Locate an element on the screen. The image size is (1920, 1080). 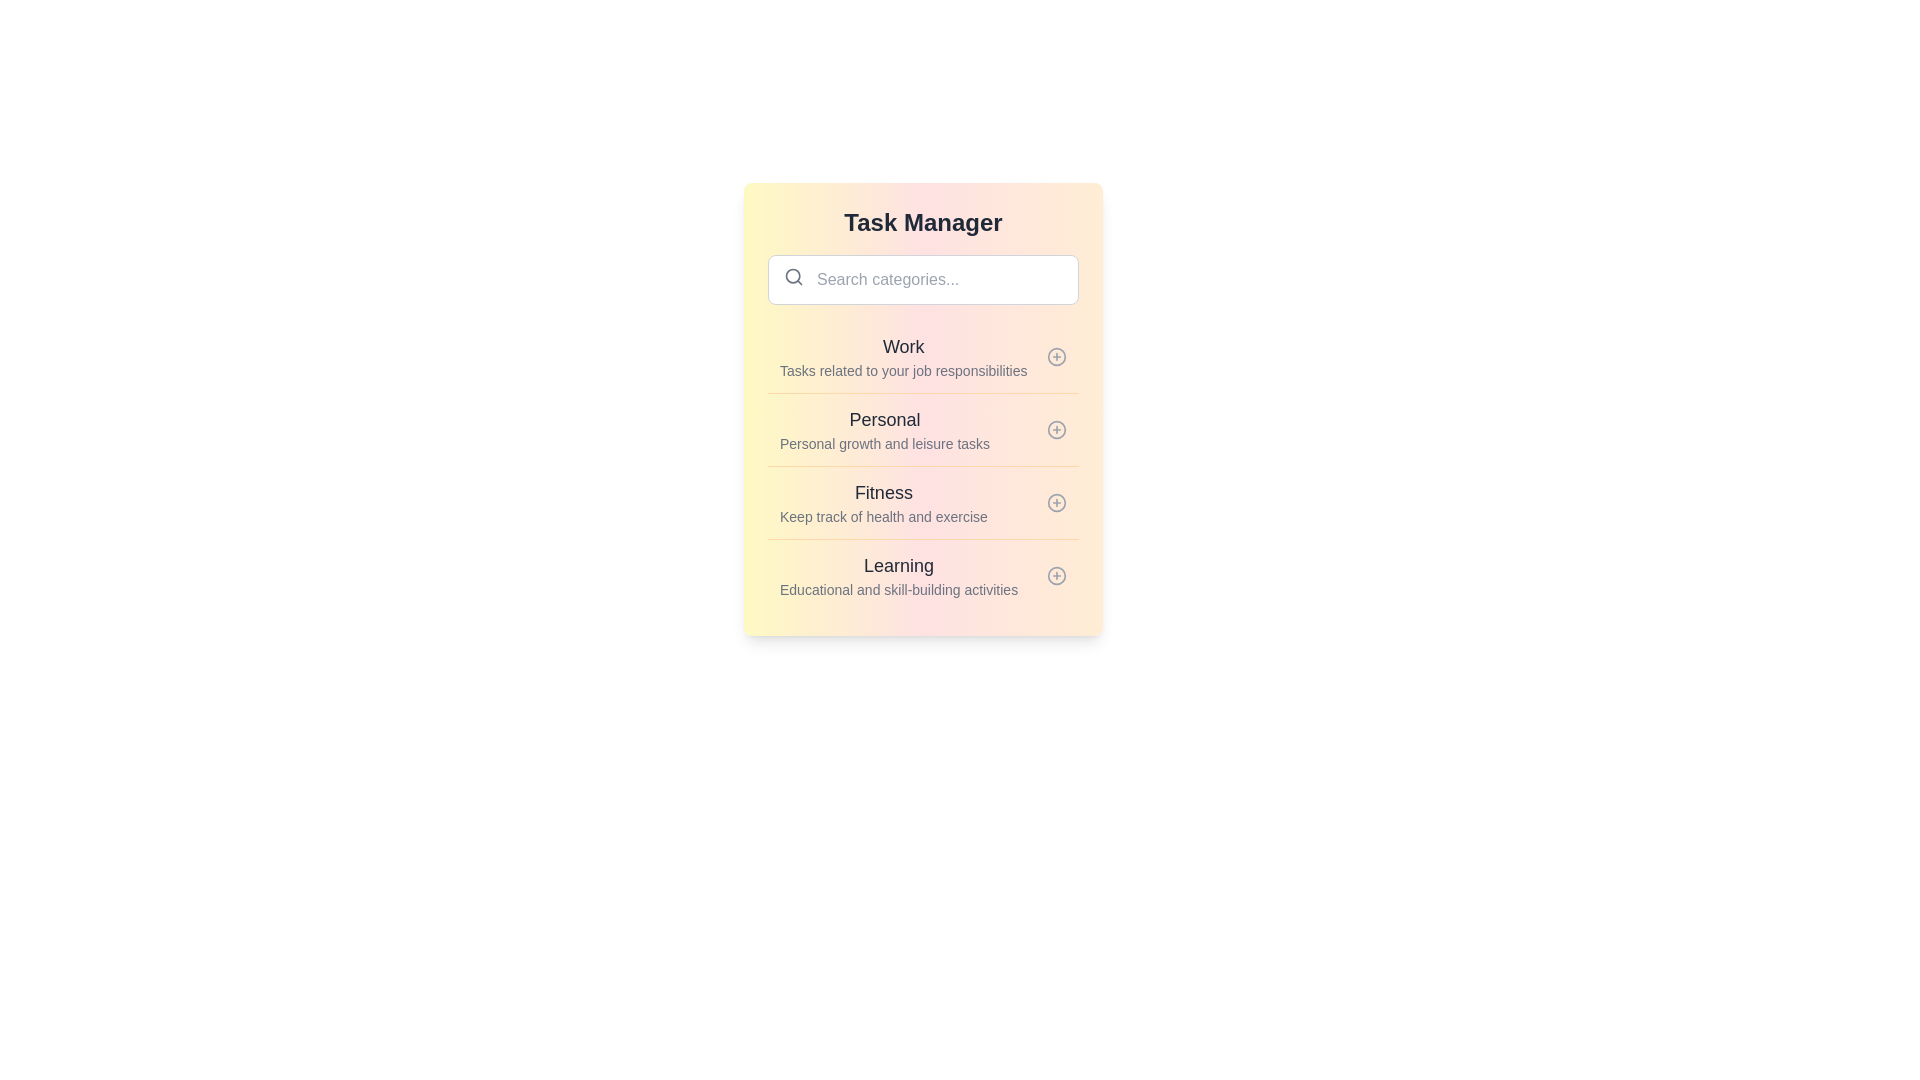
title text of the 'Learning' category, which serves as the heading for this section in the application interface is located at coordinates (898, 566).